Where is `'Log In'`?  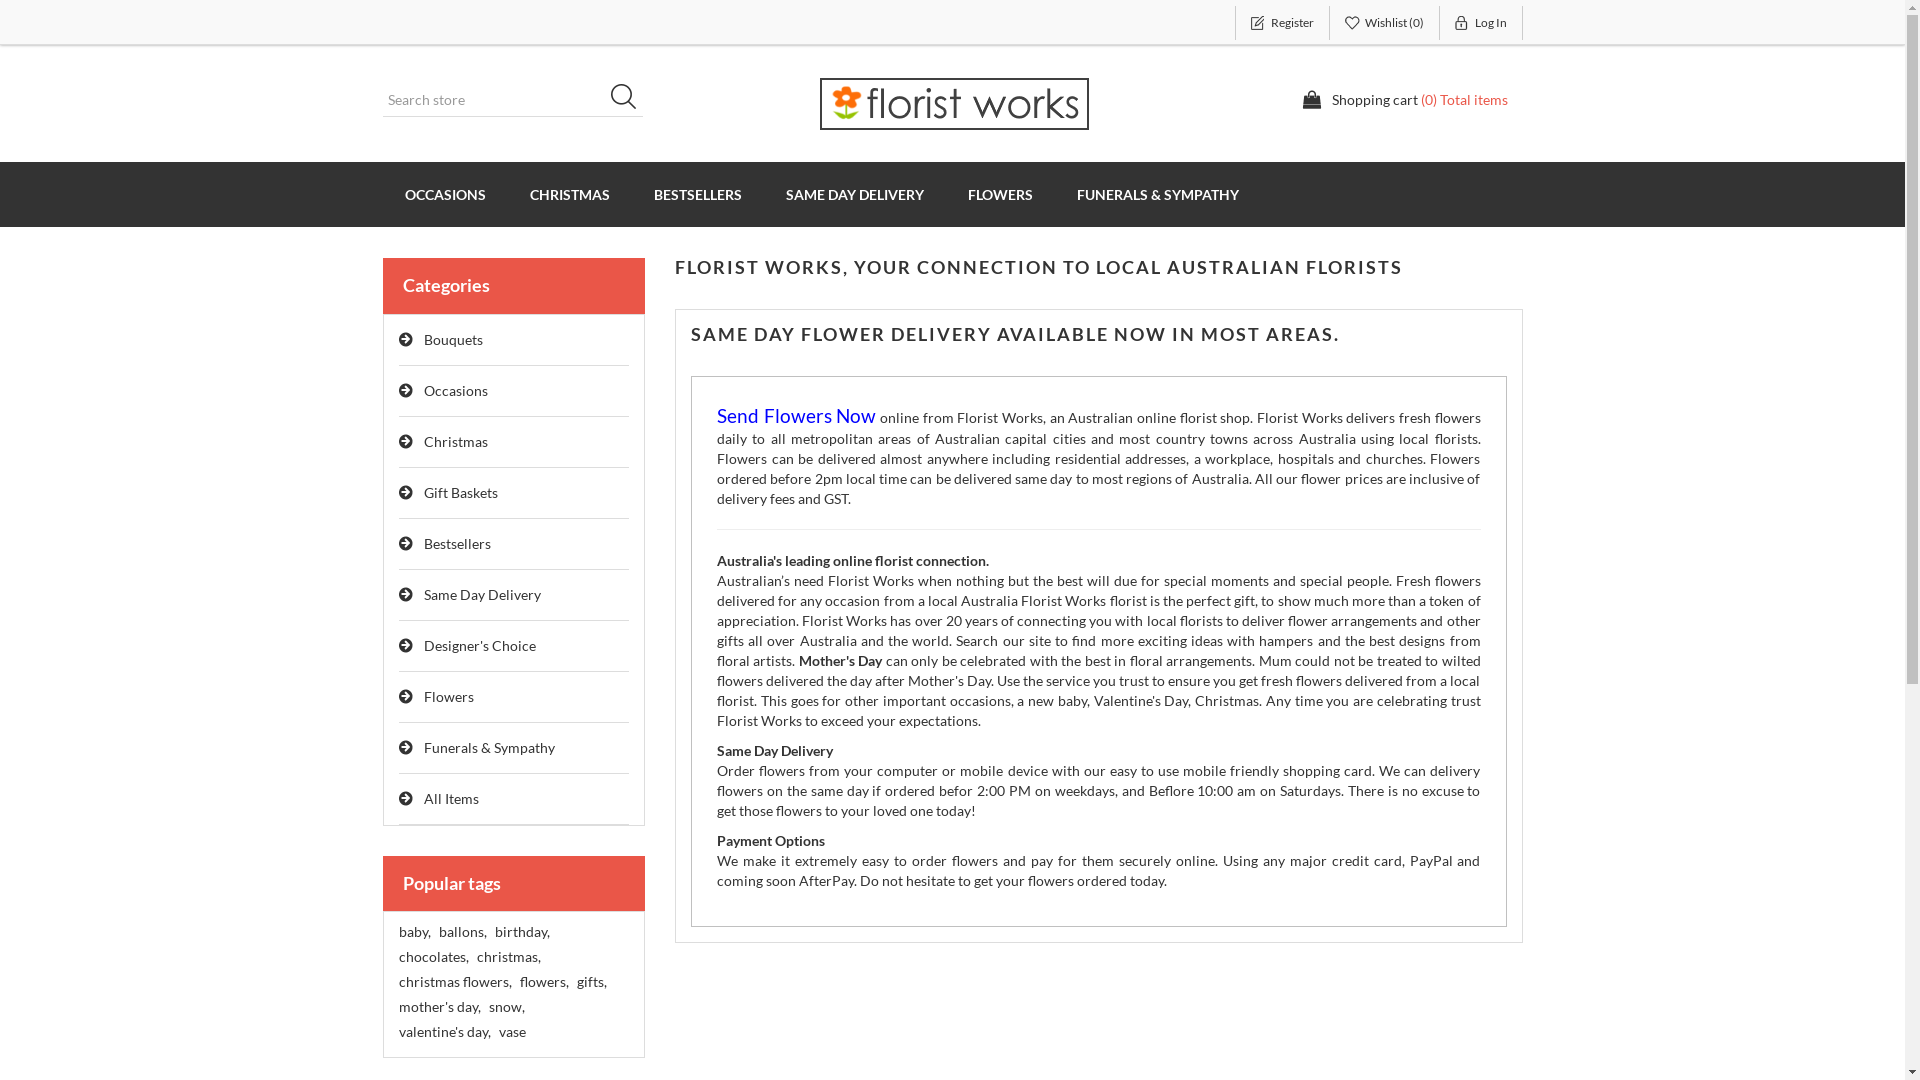
'Log In' is located at coordinates (1440, 23).